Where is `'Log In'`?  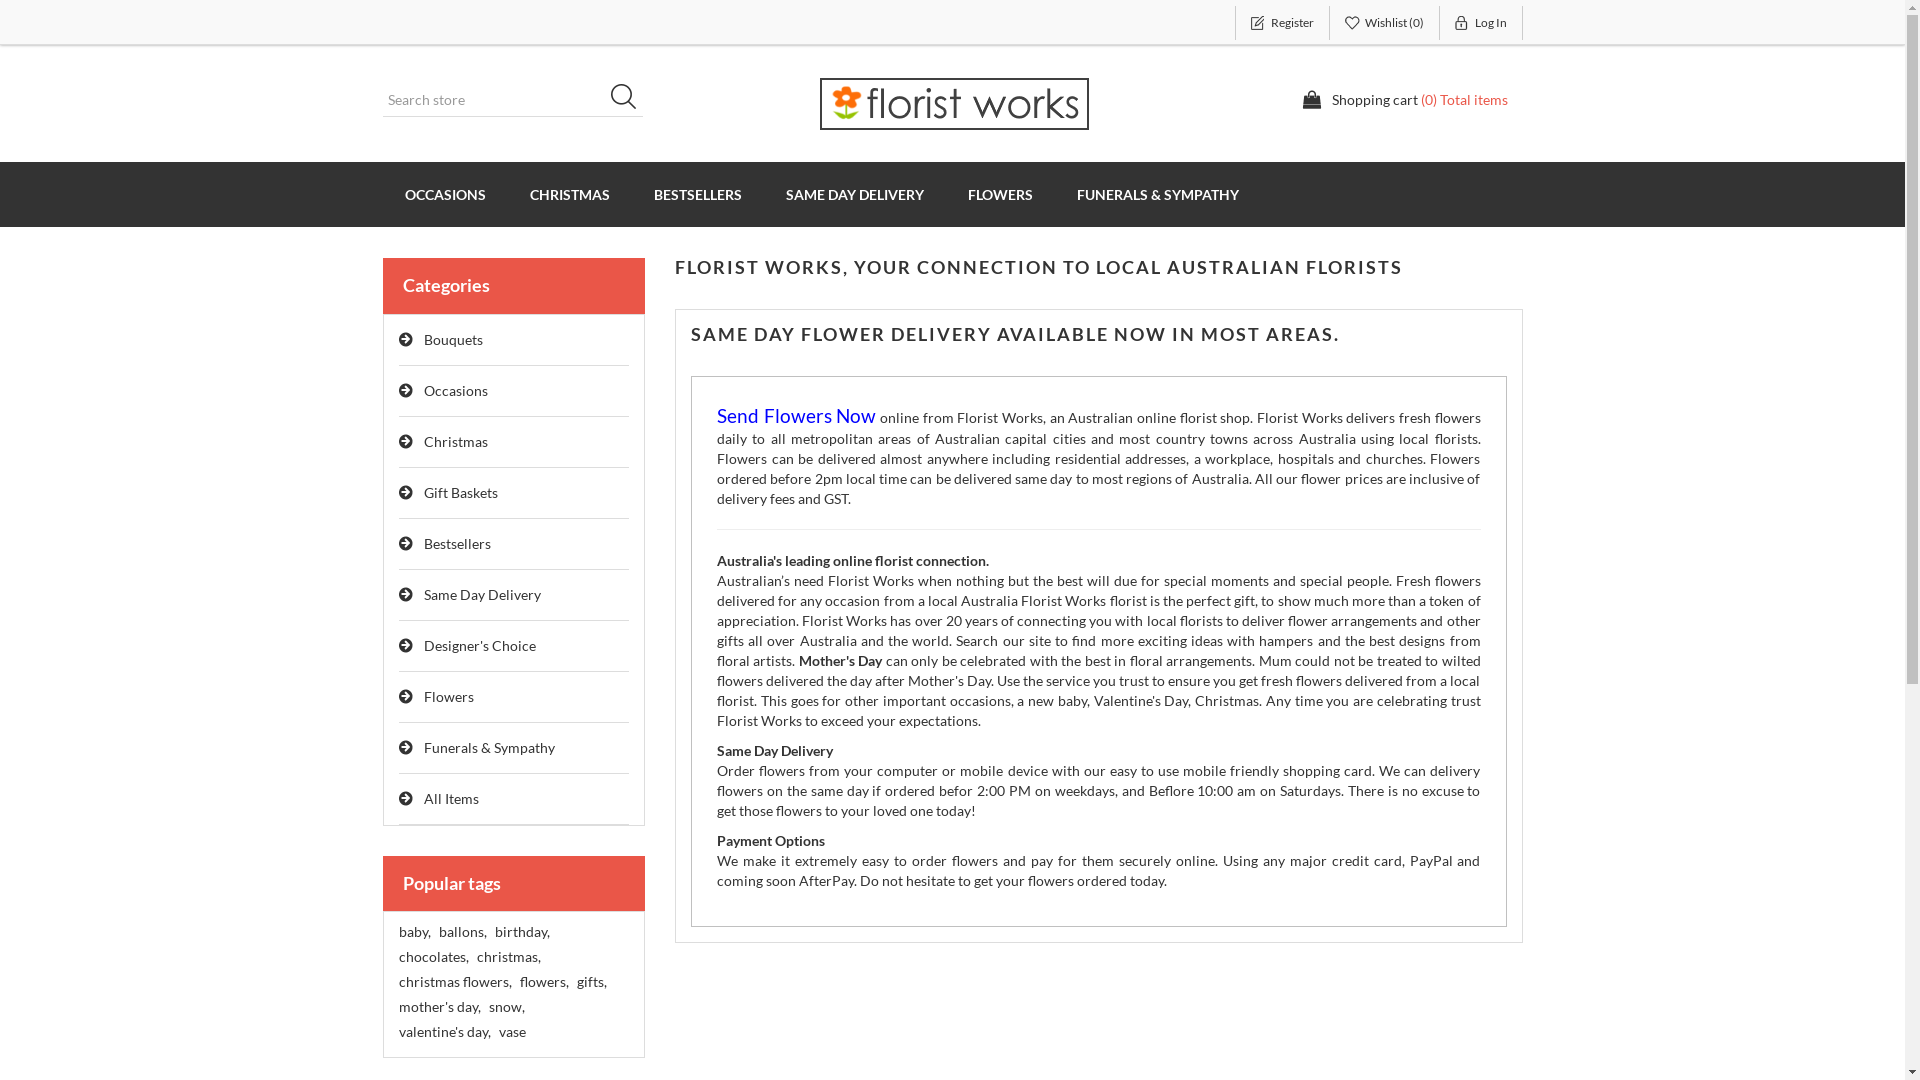
'Log In' is located at coordinates (1440, 23).